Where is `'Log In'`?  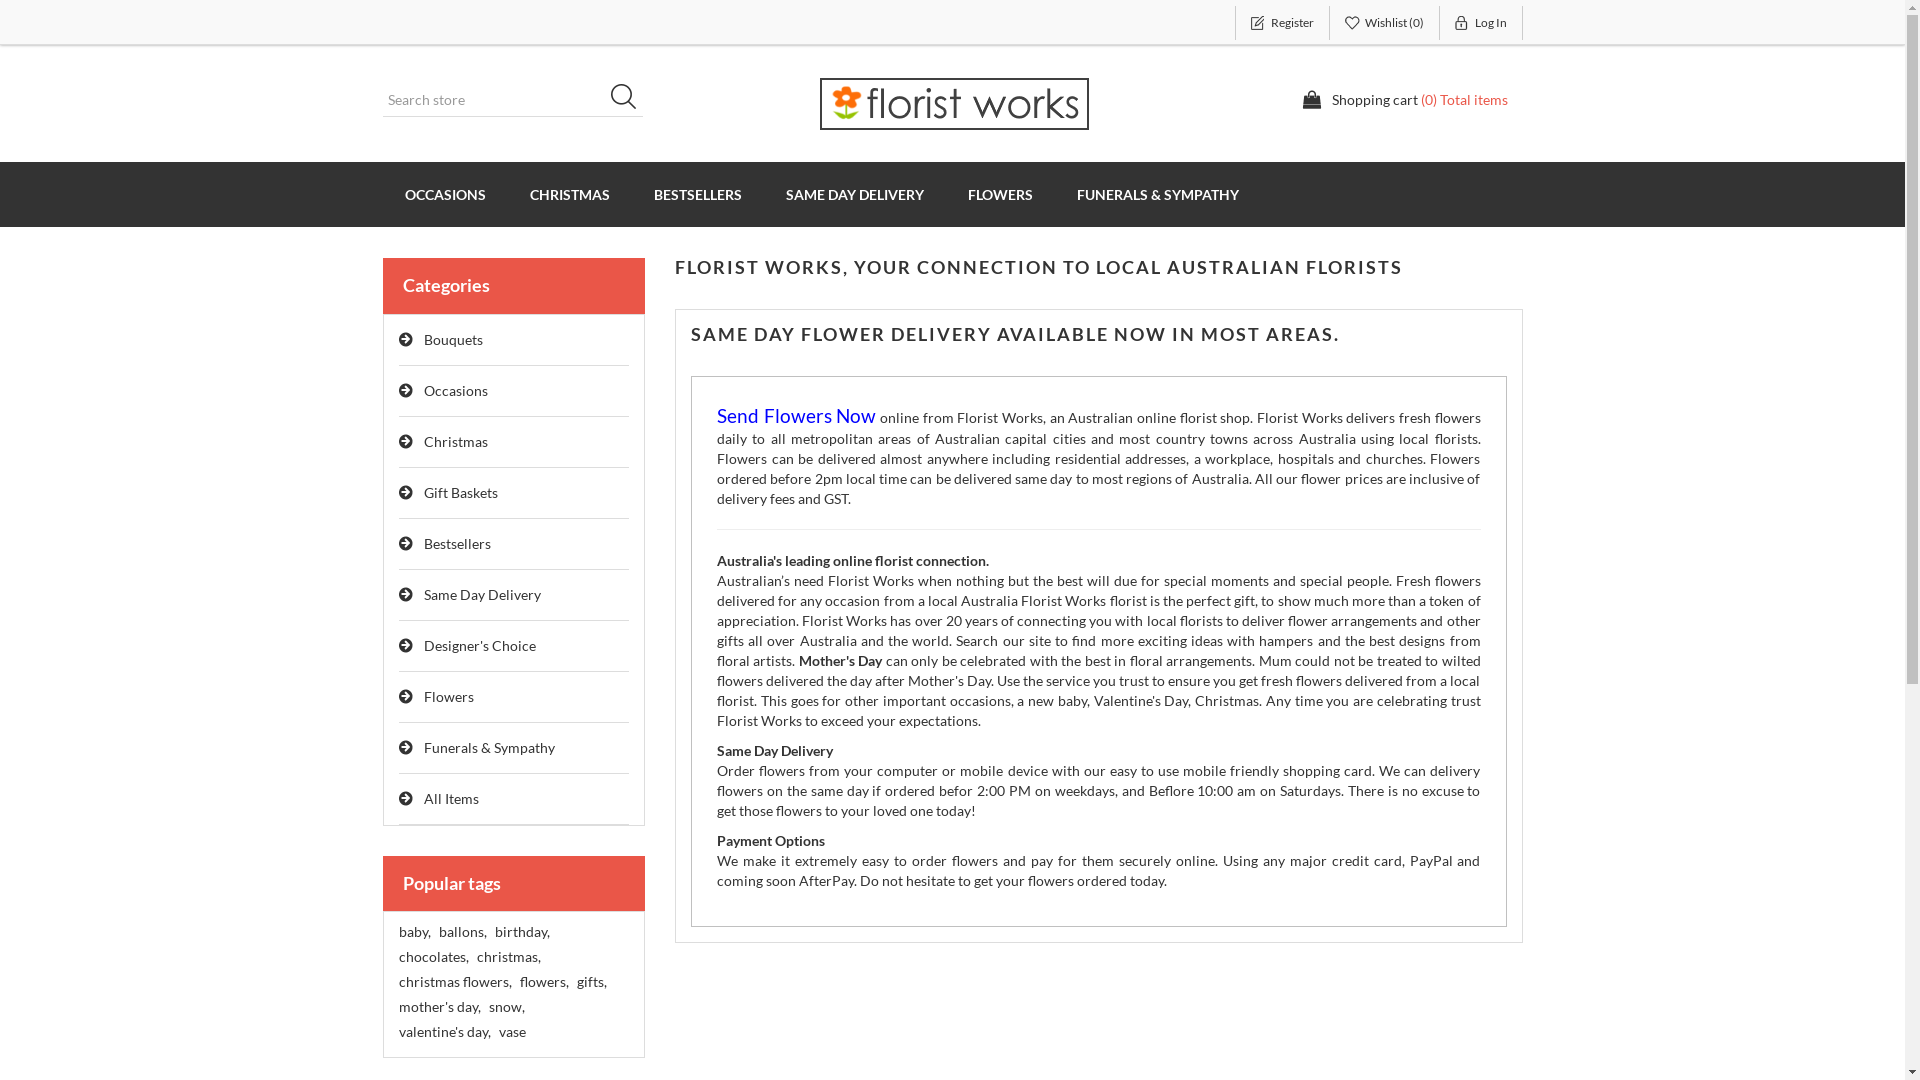
'Log In' is located at coordinates (1440, 23).